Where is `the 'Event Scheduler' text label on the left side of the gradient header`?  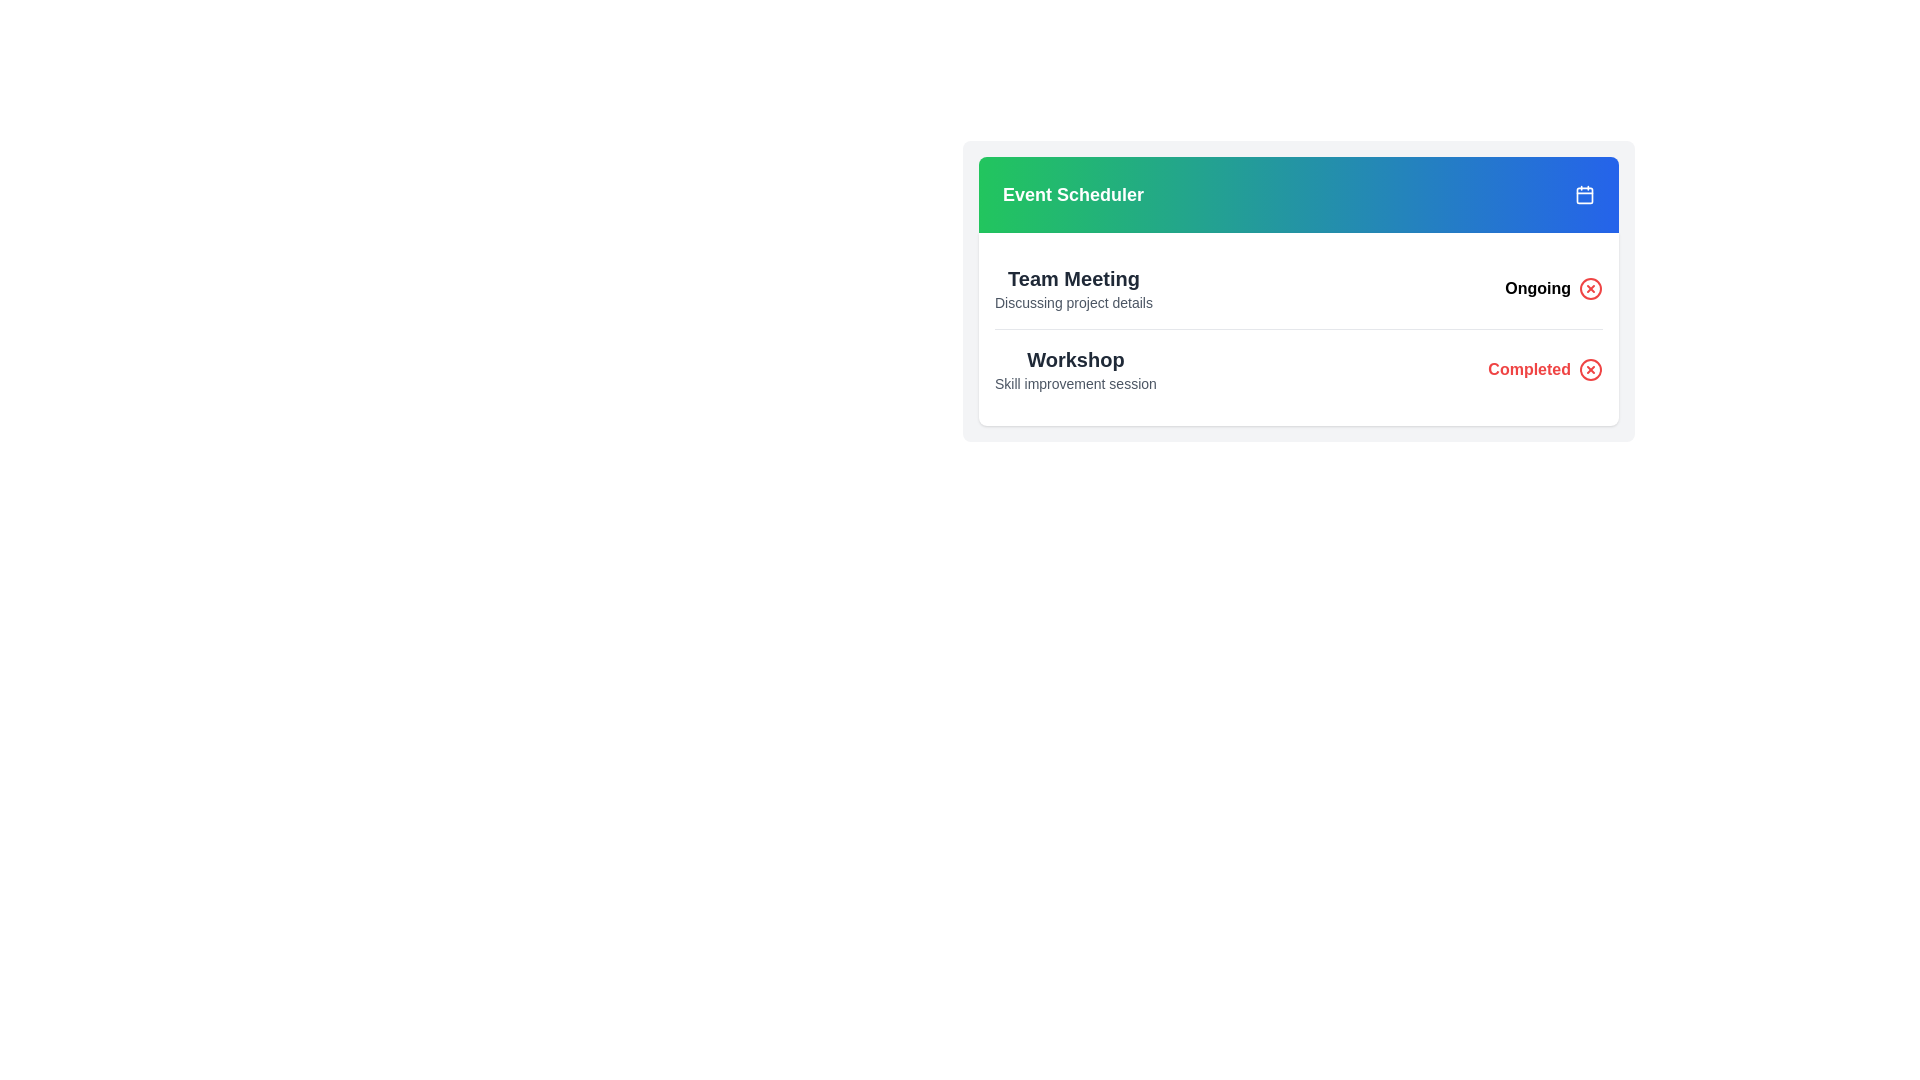
the 'Event Scheduler' text label on the left side of the gradient header is located at coordinates (1072, 195).